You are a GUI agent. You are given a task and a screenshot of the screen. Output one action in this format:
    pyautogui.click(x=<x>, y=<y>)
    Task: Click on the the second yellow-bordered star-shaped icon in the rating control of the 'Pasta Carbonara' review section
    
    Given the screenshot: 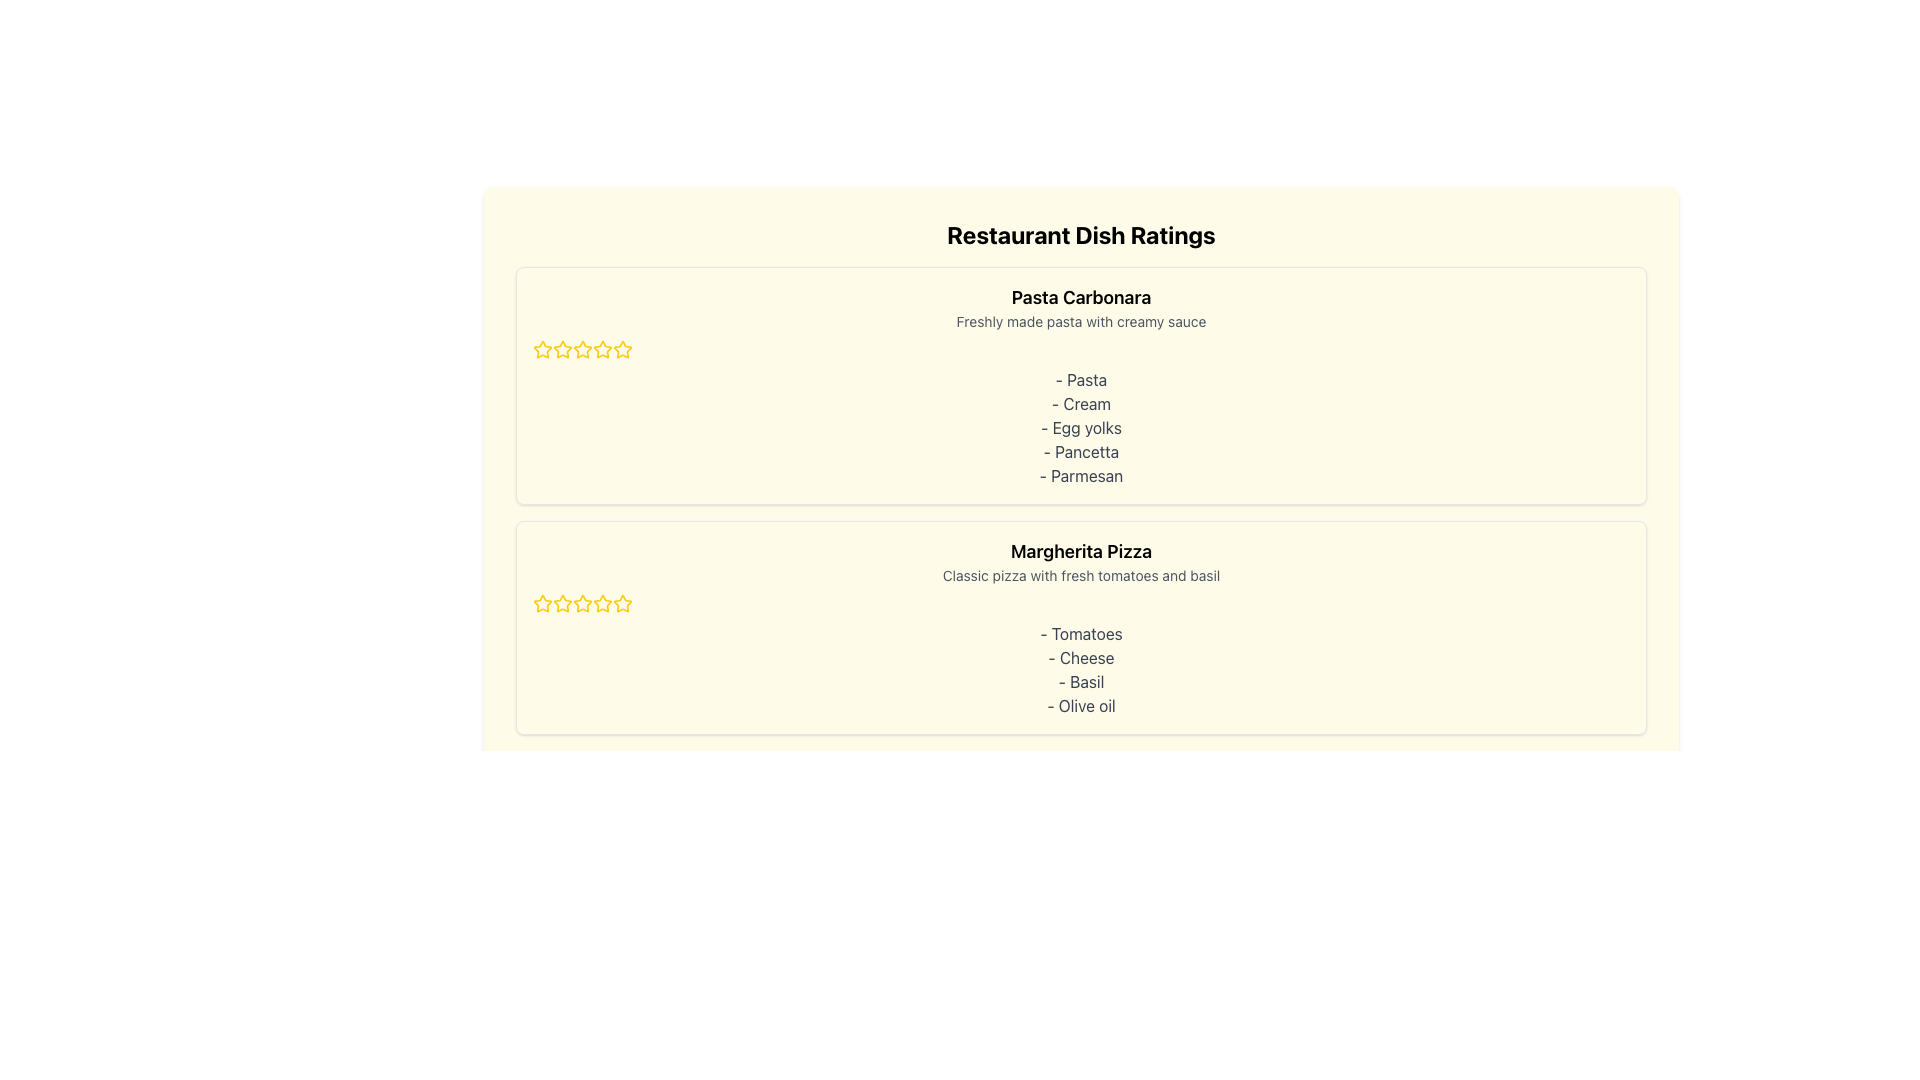 What is the action you would take?
    pyautogui.click(x=581, y=348)
    